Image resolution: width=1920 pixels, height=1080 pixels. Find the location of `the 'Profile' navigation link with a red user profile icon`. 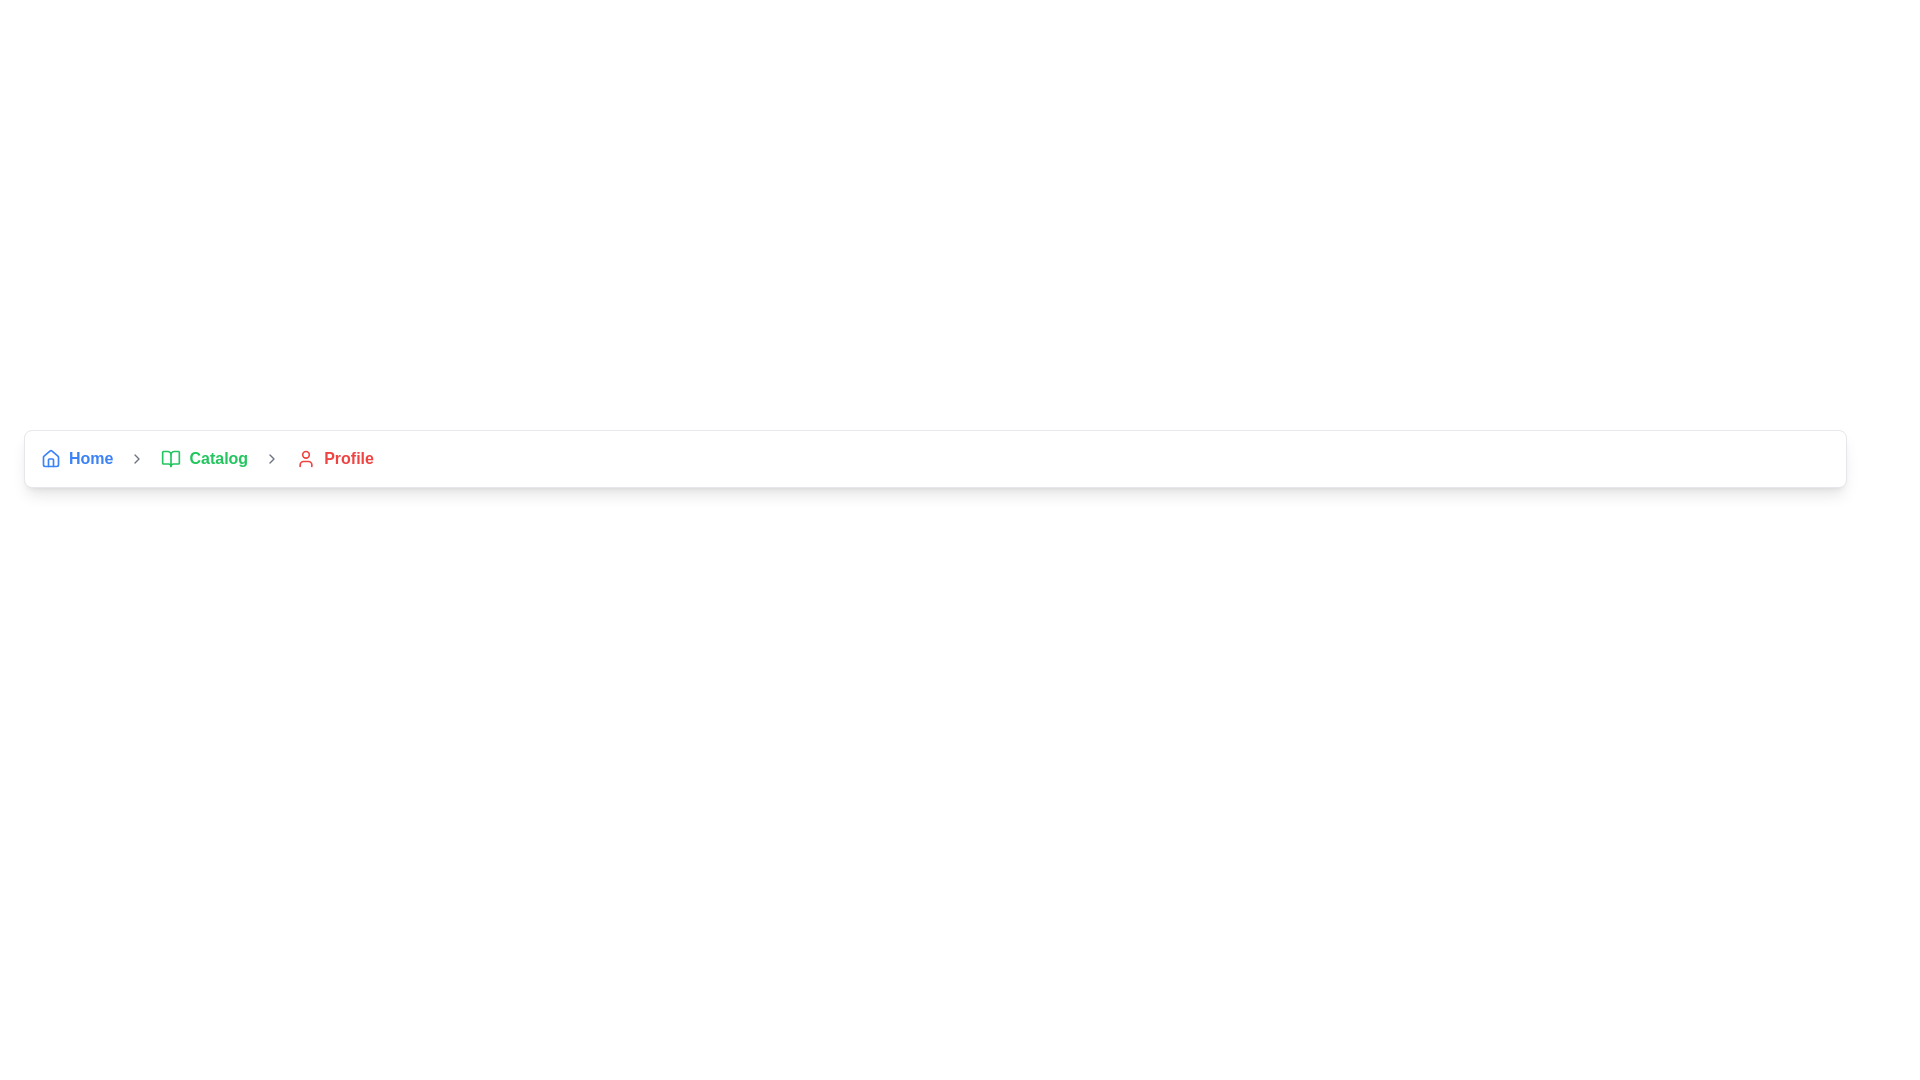

the 'Profile' navigation link with a red user profile icon is located at coordinates (335, 459).